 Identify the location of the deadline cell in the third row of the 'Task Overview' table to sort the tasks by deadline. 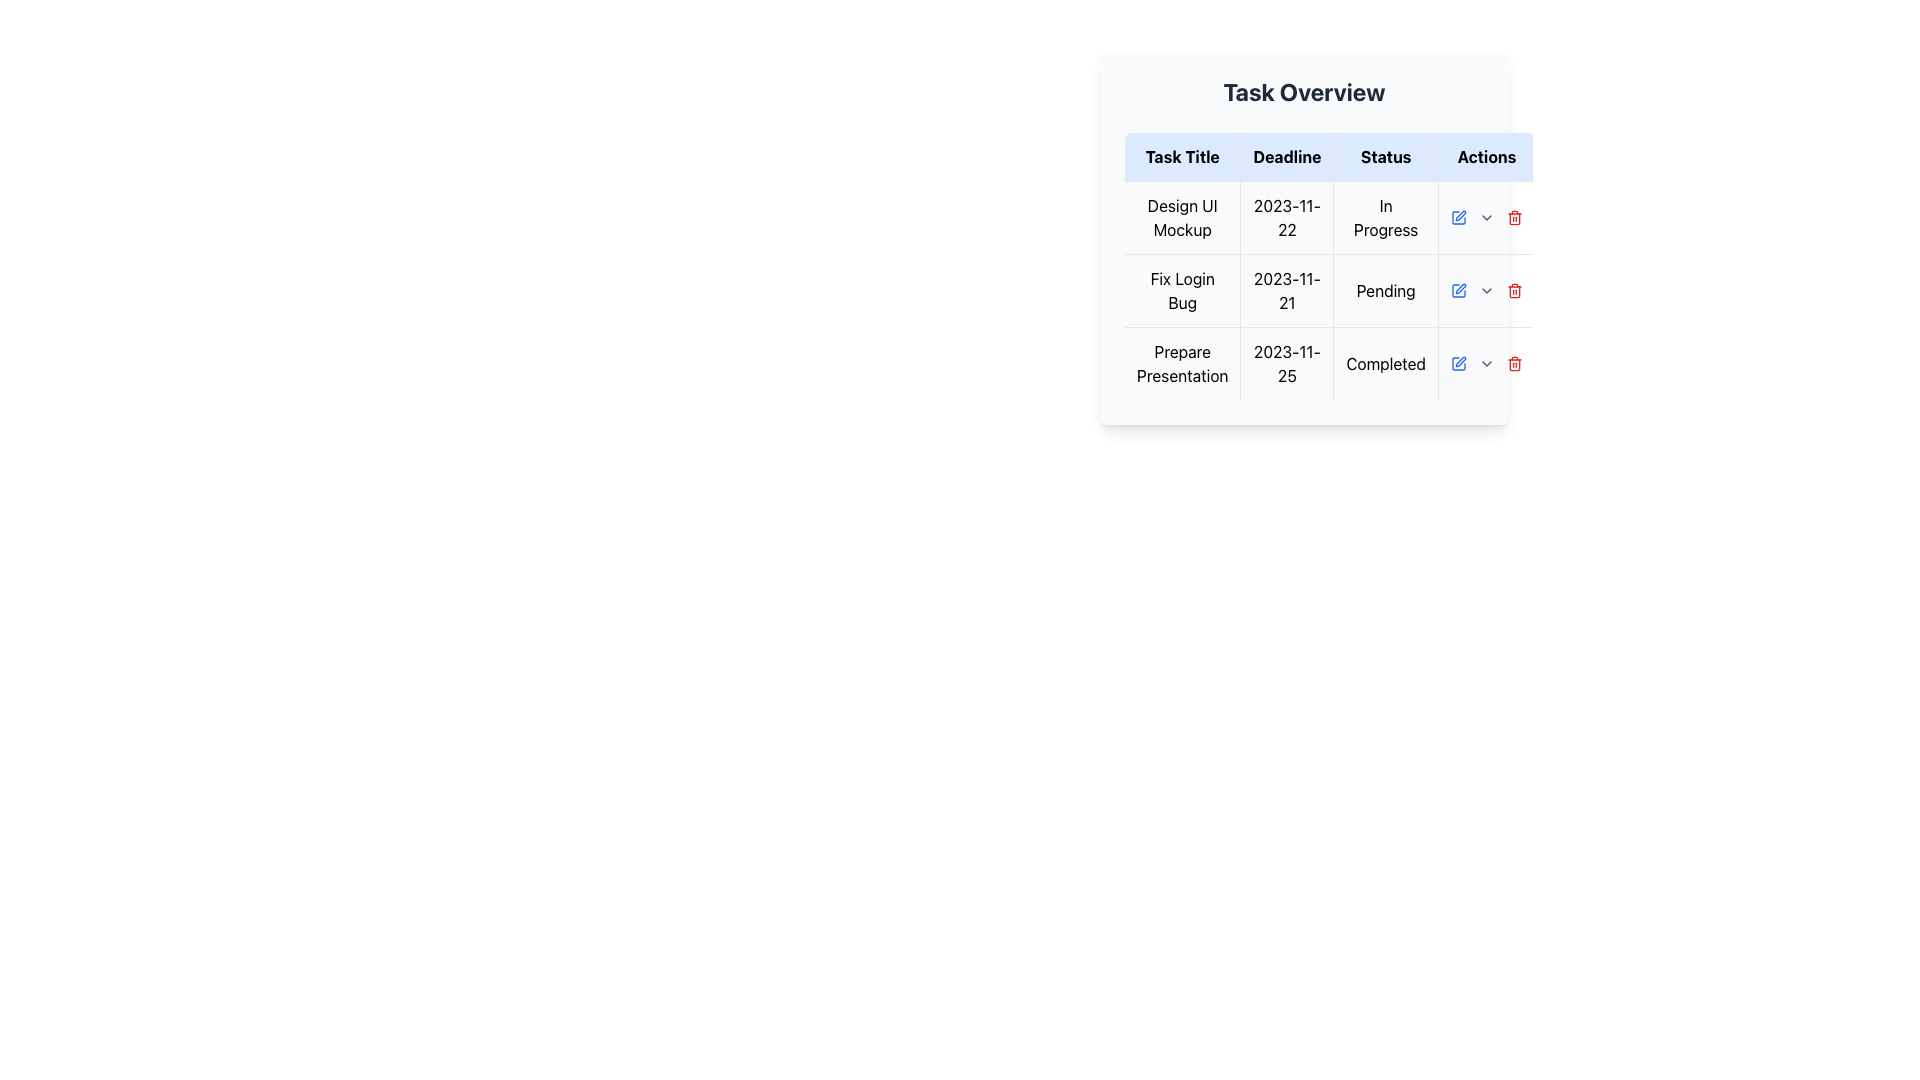
(1329, 363).